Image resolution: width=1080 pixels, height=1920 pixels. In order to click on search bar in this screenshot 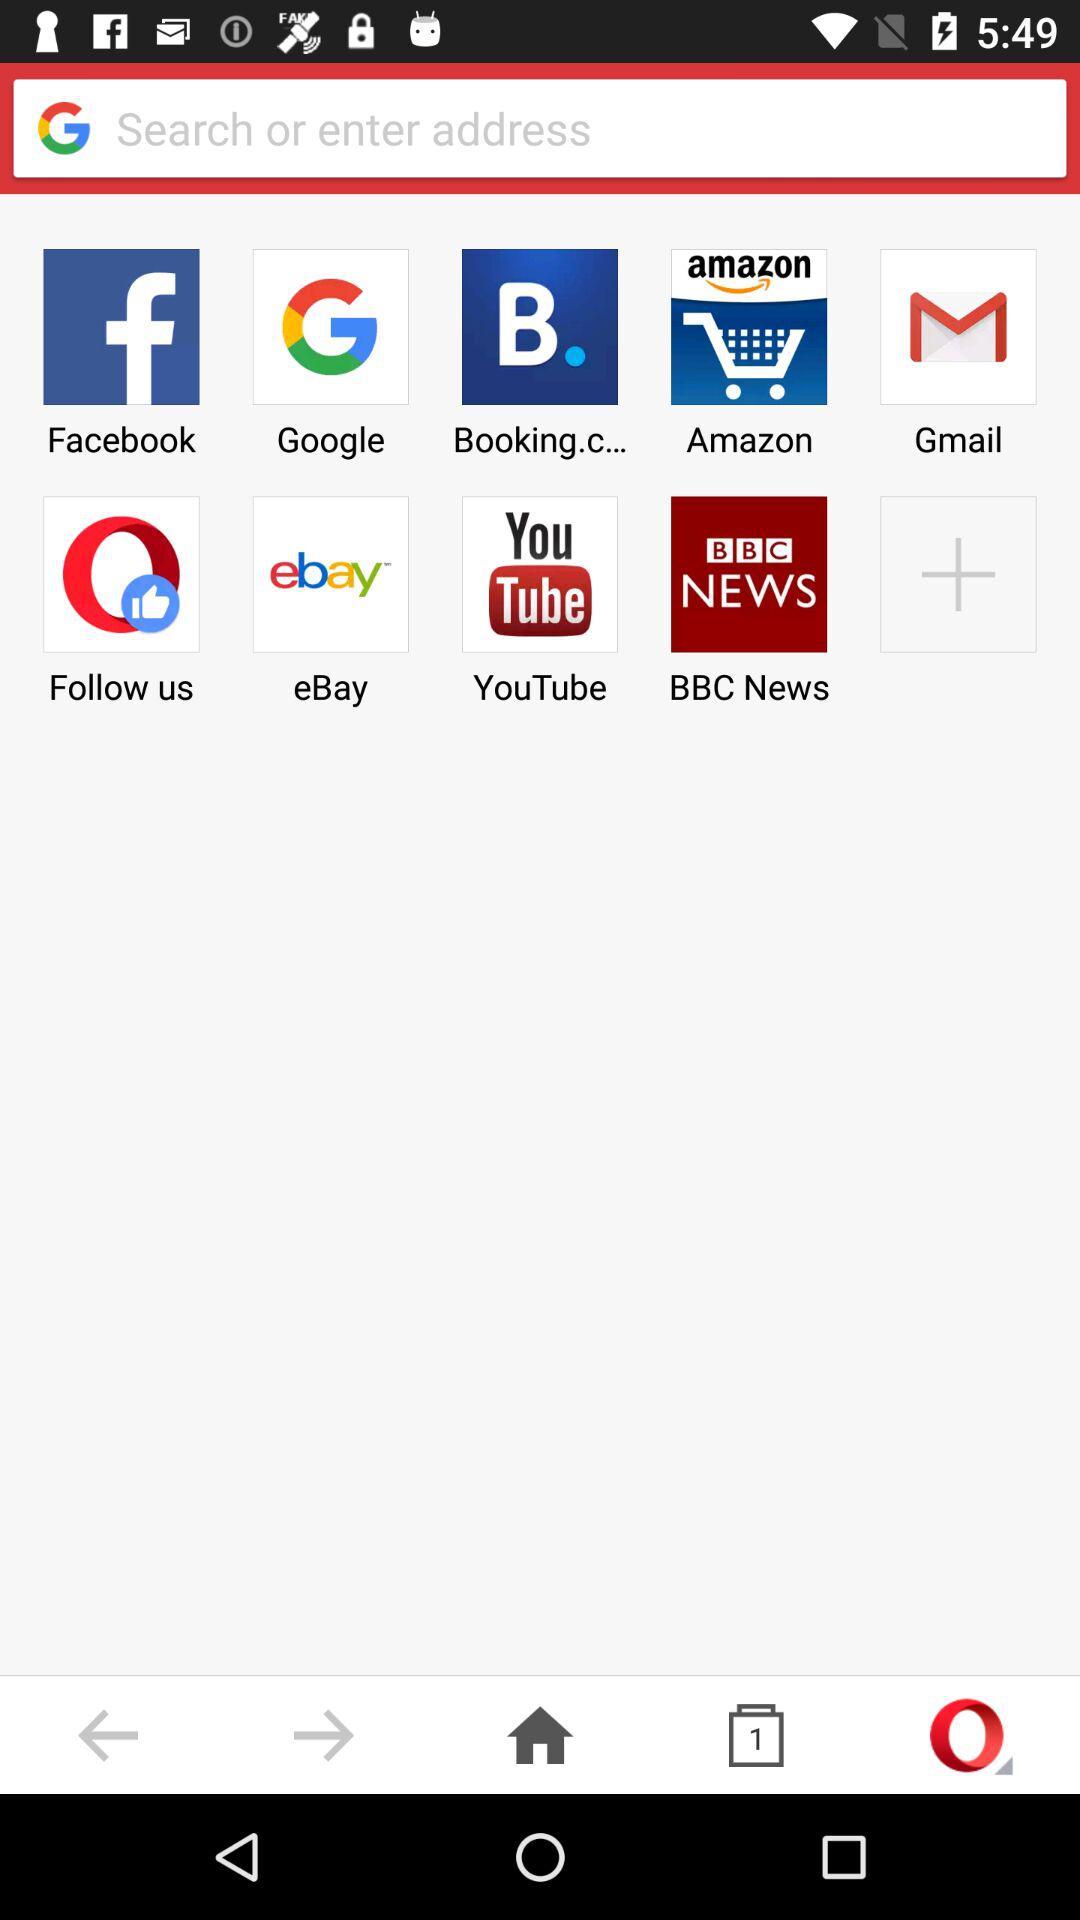, I will do `click(574, 127)`.